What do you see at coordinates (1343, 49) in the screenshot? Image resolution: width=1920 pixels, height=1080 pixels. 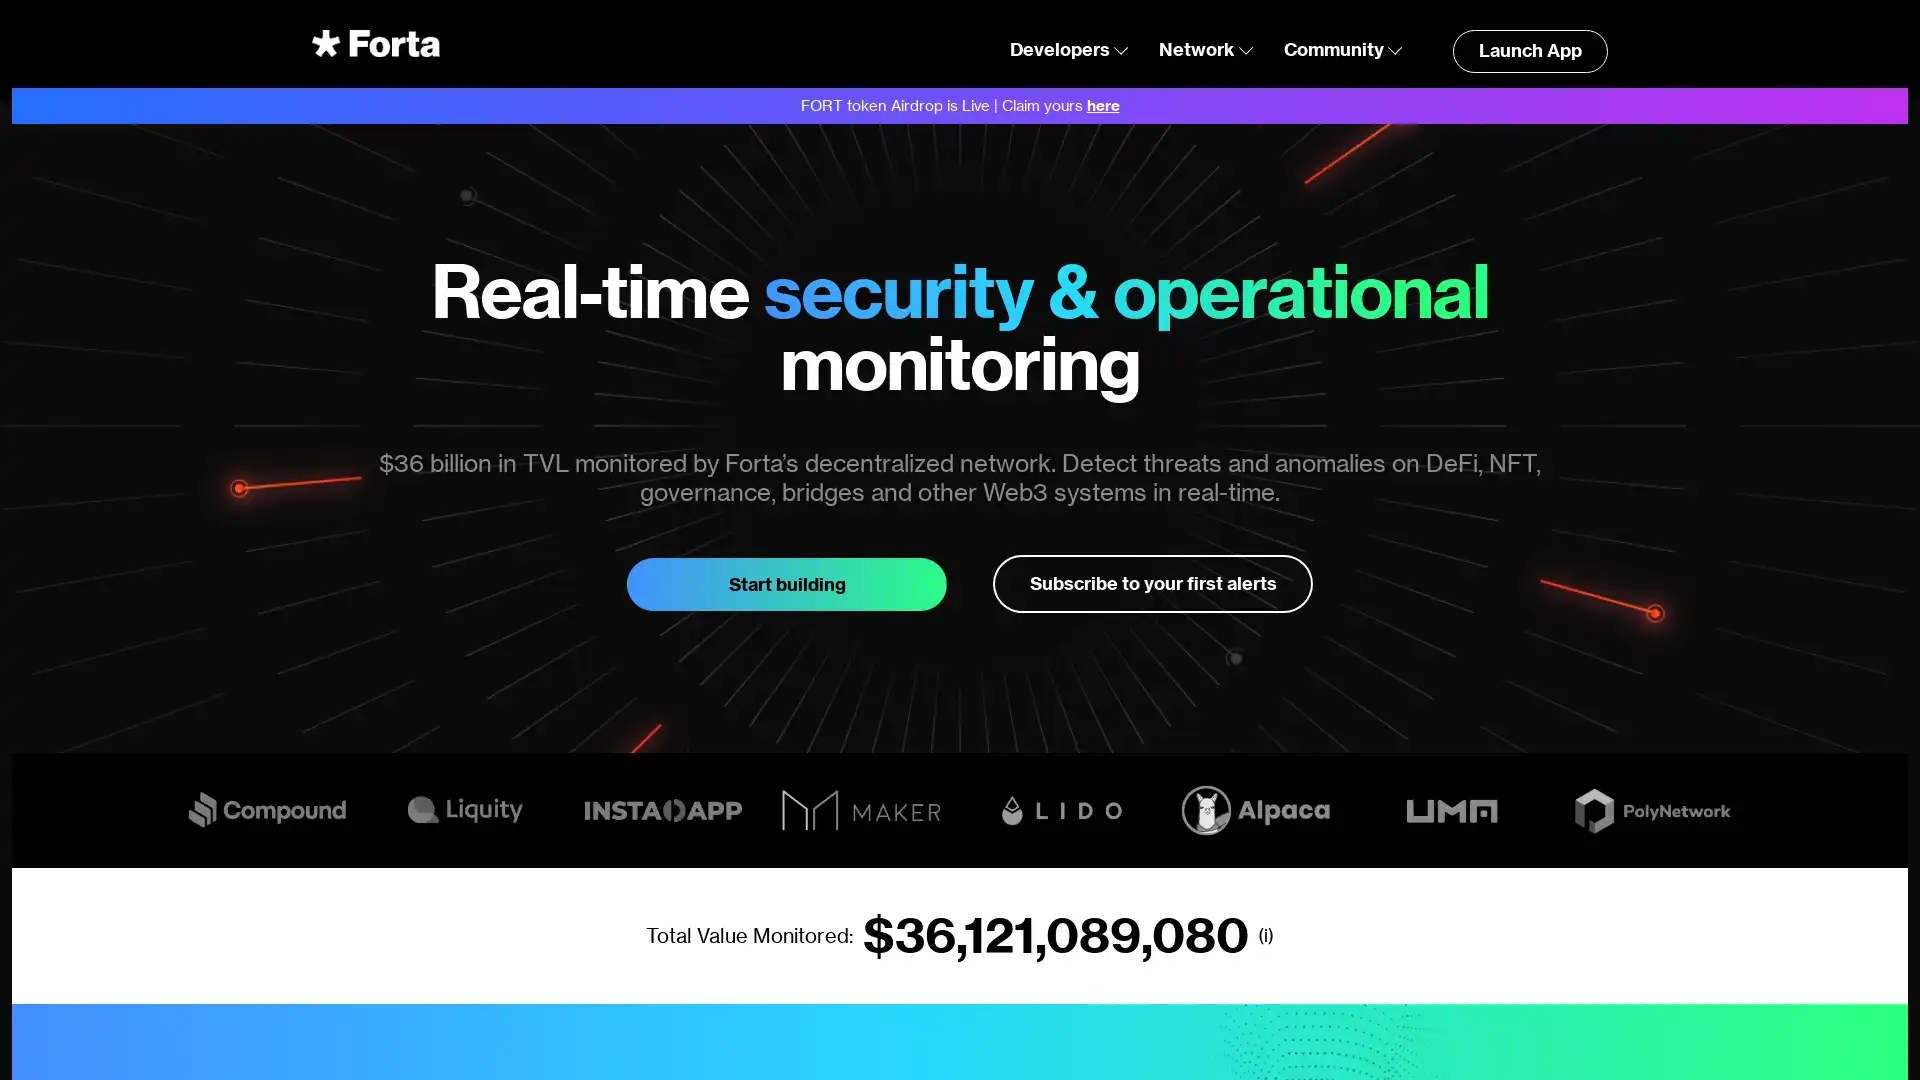 I see `Community` at bounding box center [1343, 49].